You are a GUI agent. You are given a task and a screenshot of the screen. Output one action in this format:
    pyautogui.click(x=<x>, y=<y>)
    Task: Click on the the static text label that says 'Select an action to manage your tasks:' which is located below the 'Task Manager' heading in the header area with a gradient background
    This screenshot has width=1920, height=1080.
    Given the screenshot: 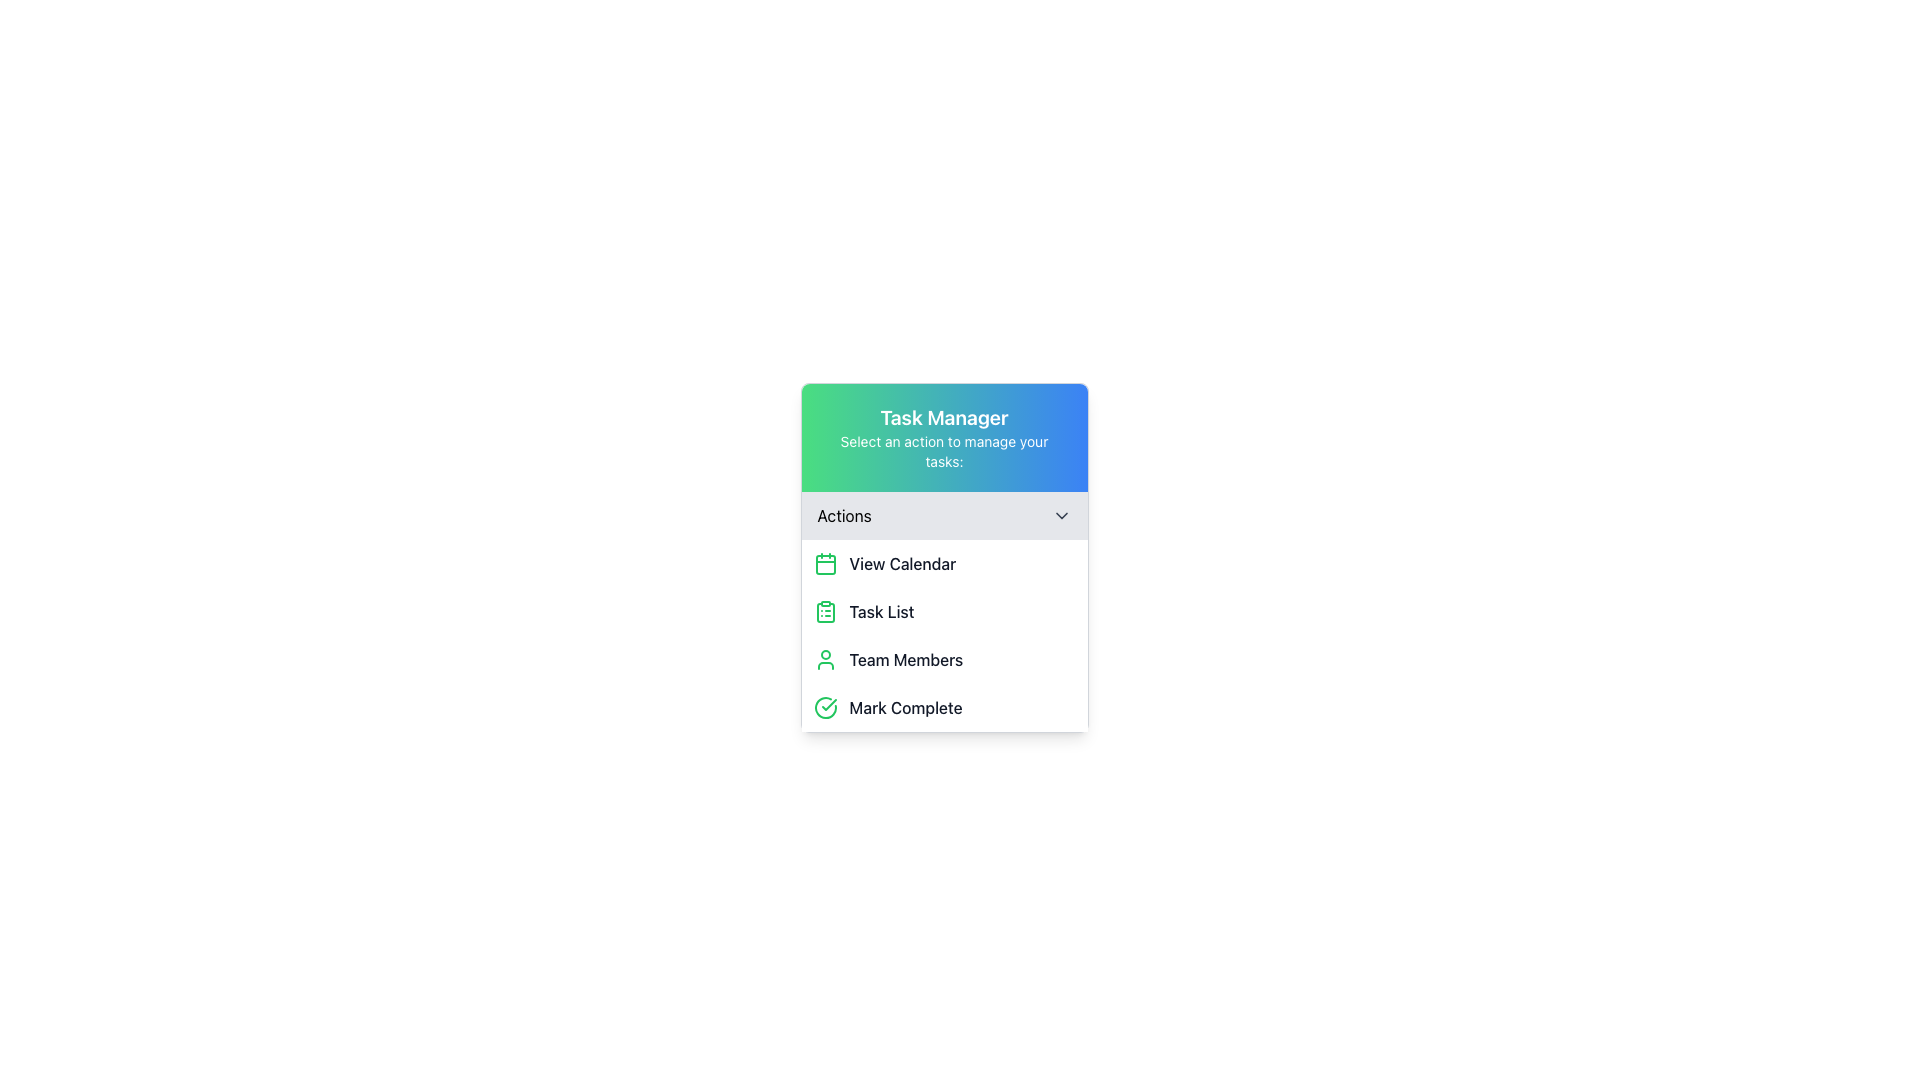 What is the action you would take?
    pyautogui.click(x=943, y=451)
    